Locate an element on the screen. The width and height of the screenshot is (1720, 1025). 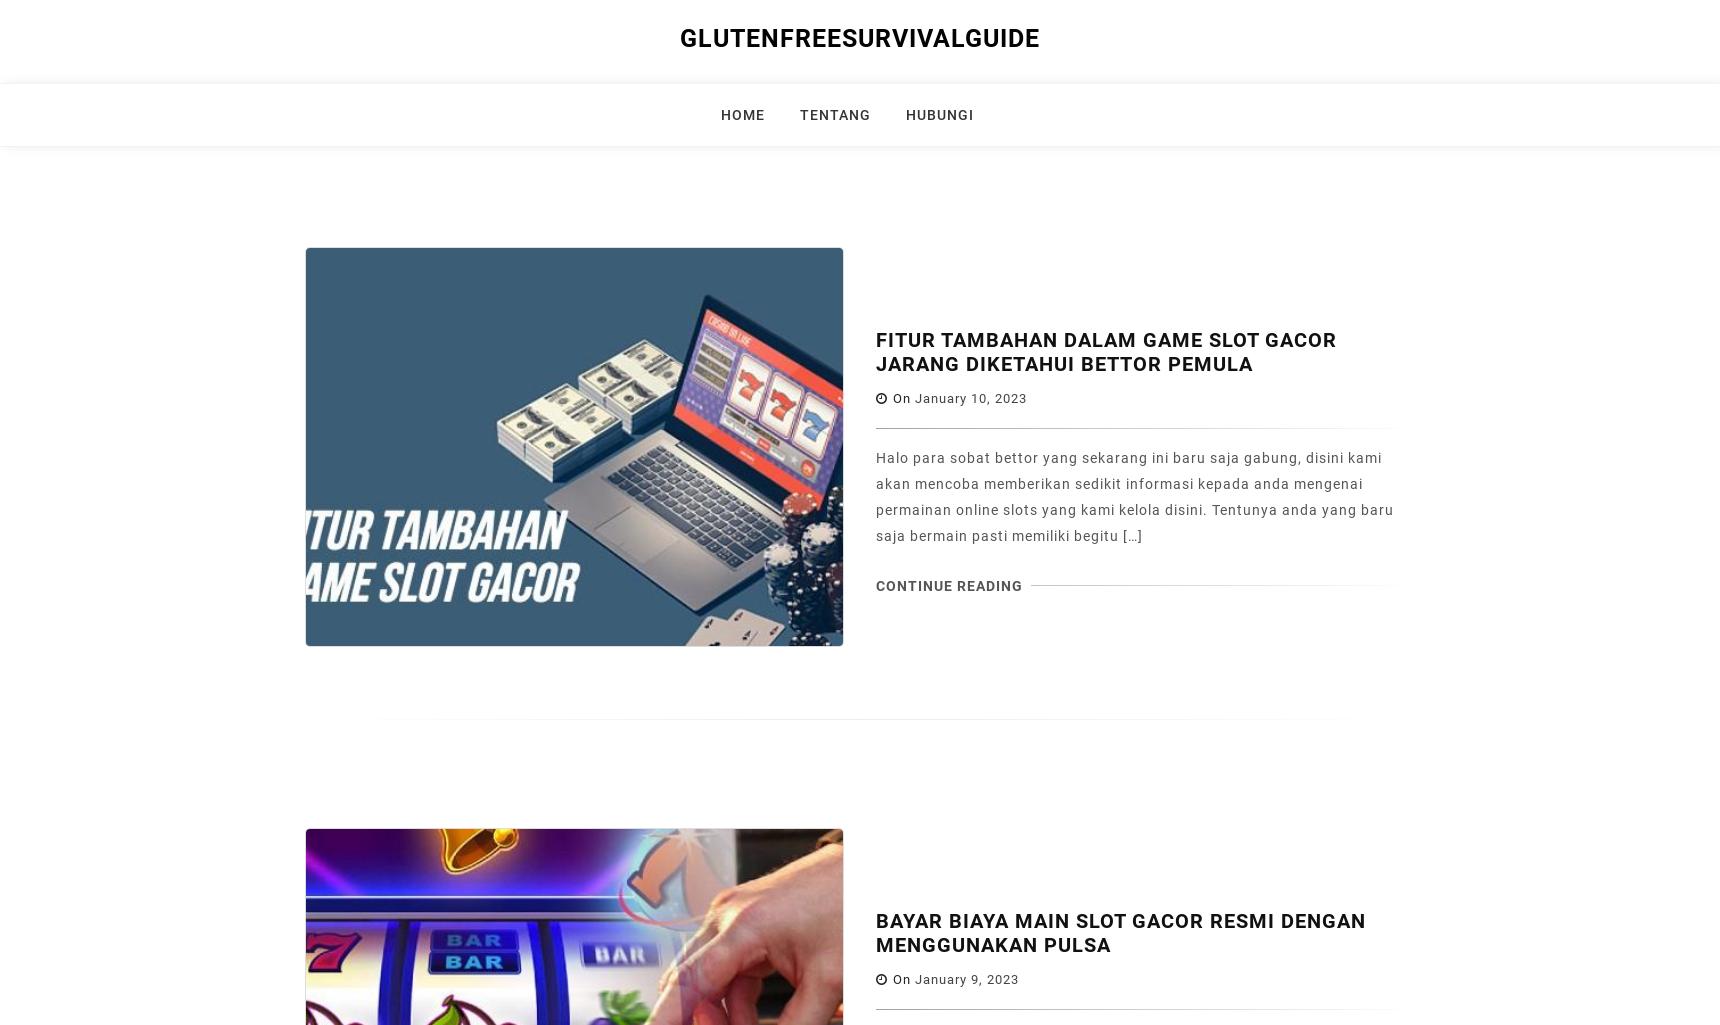
'January 9, 2023' is located at coordinates (966, 978).